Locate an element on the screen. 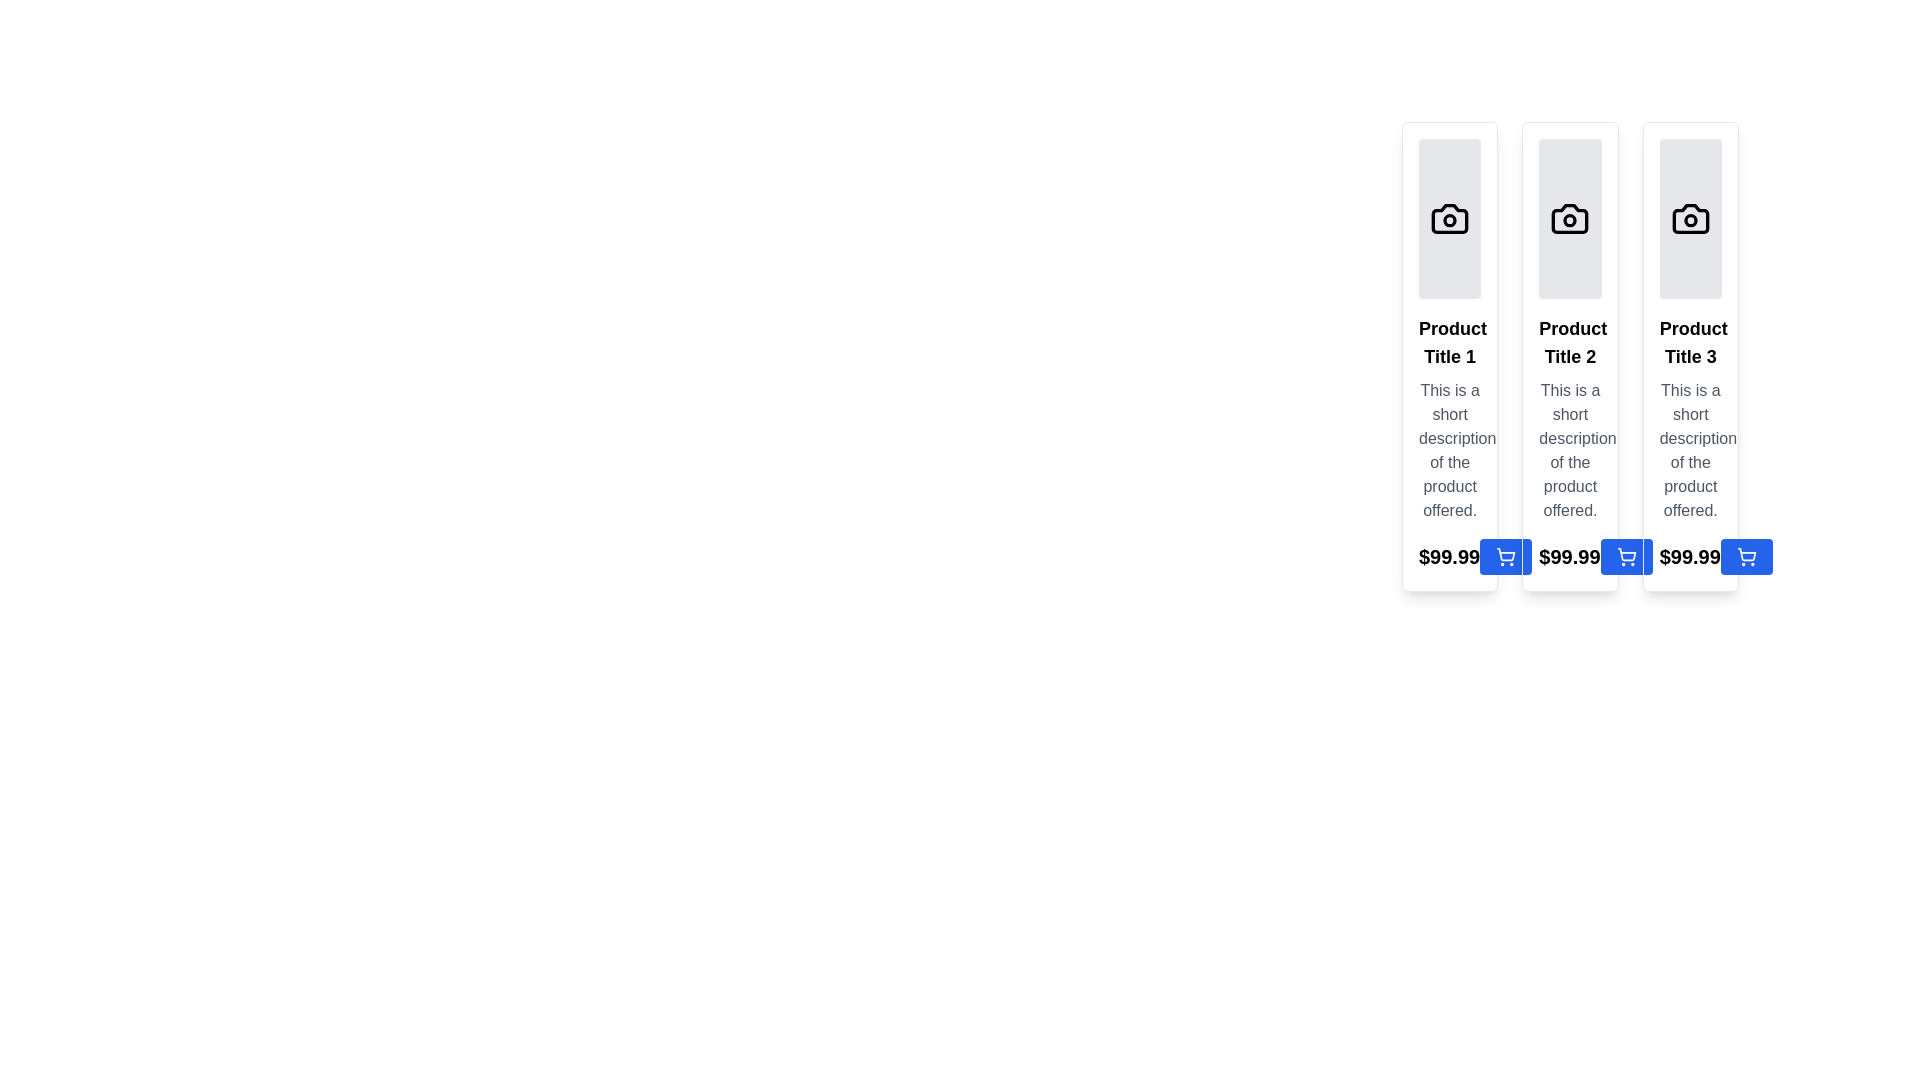  the button located in the bottom-right corner of the second product card is located at coordinates (1506, 556).